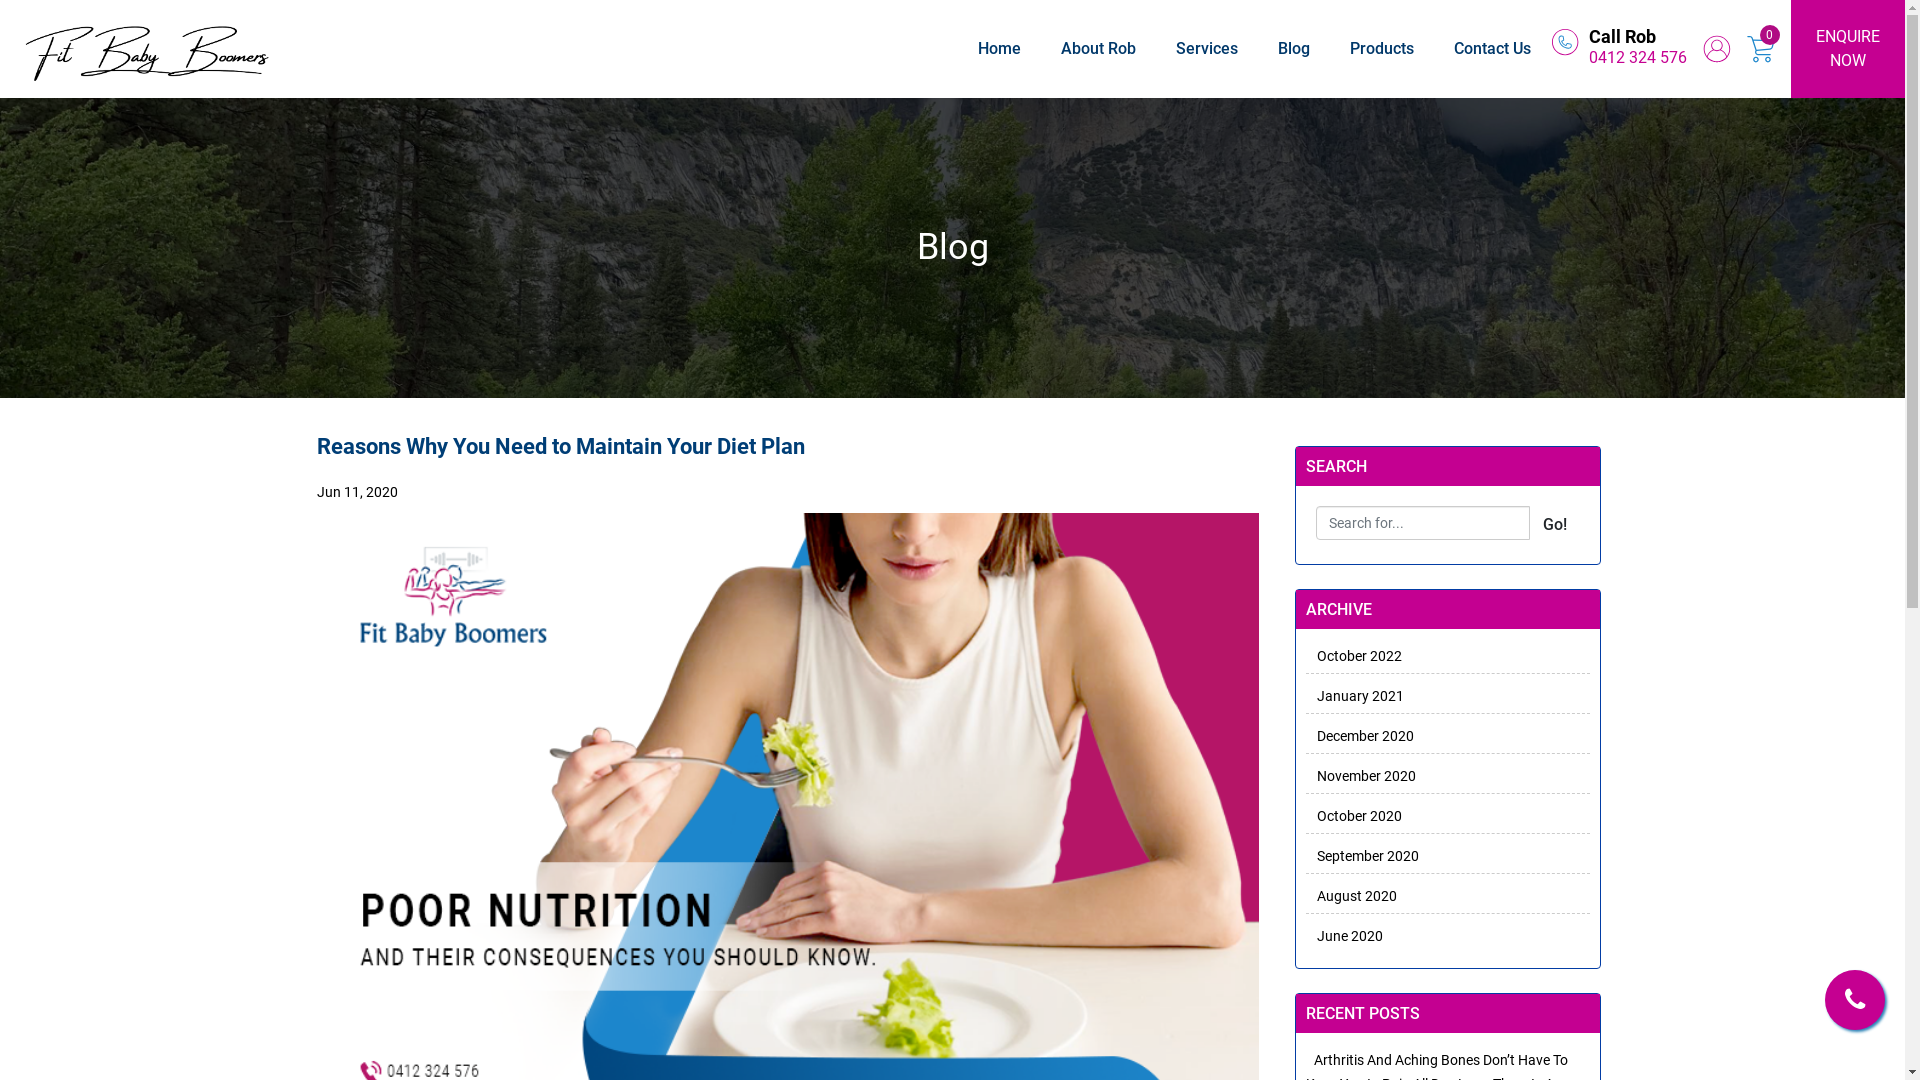 This screenshot has width=1920, height=1080. I want to click on 'August 2020', so click(1305, 894).